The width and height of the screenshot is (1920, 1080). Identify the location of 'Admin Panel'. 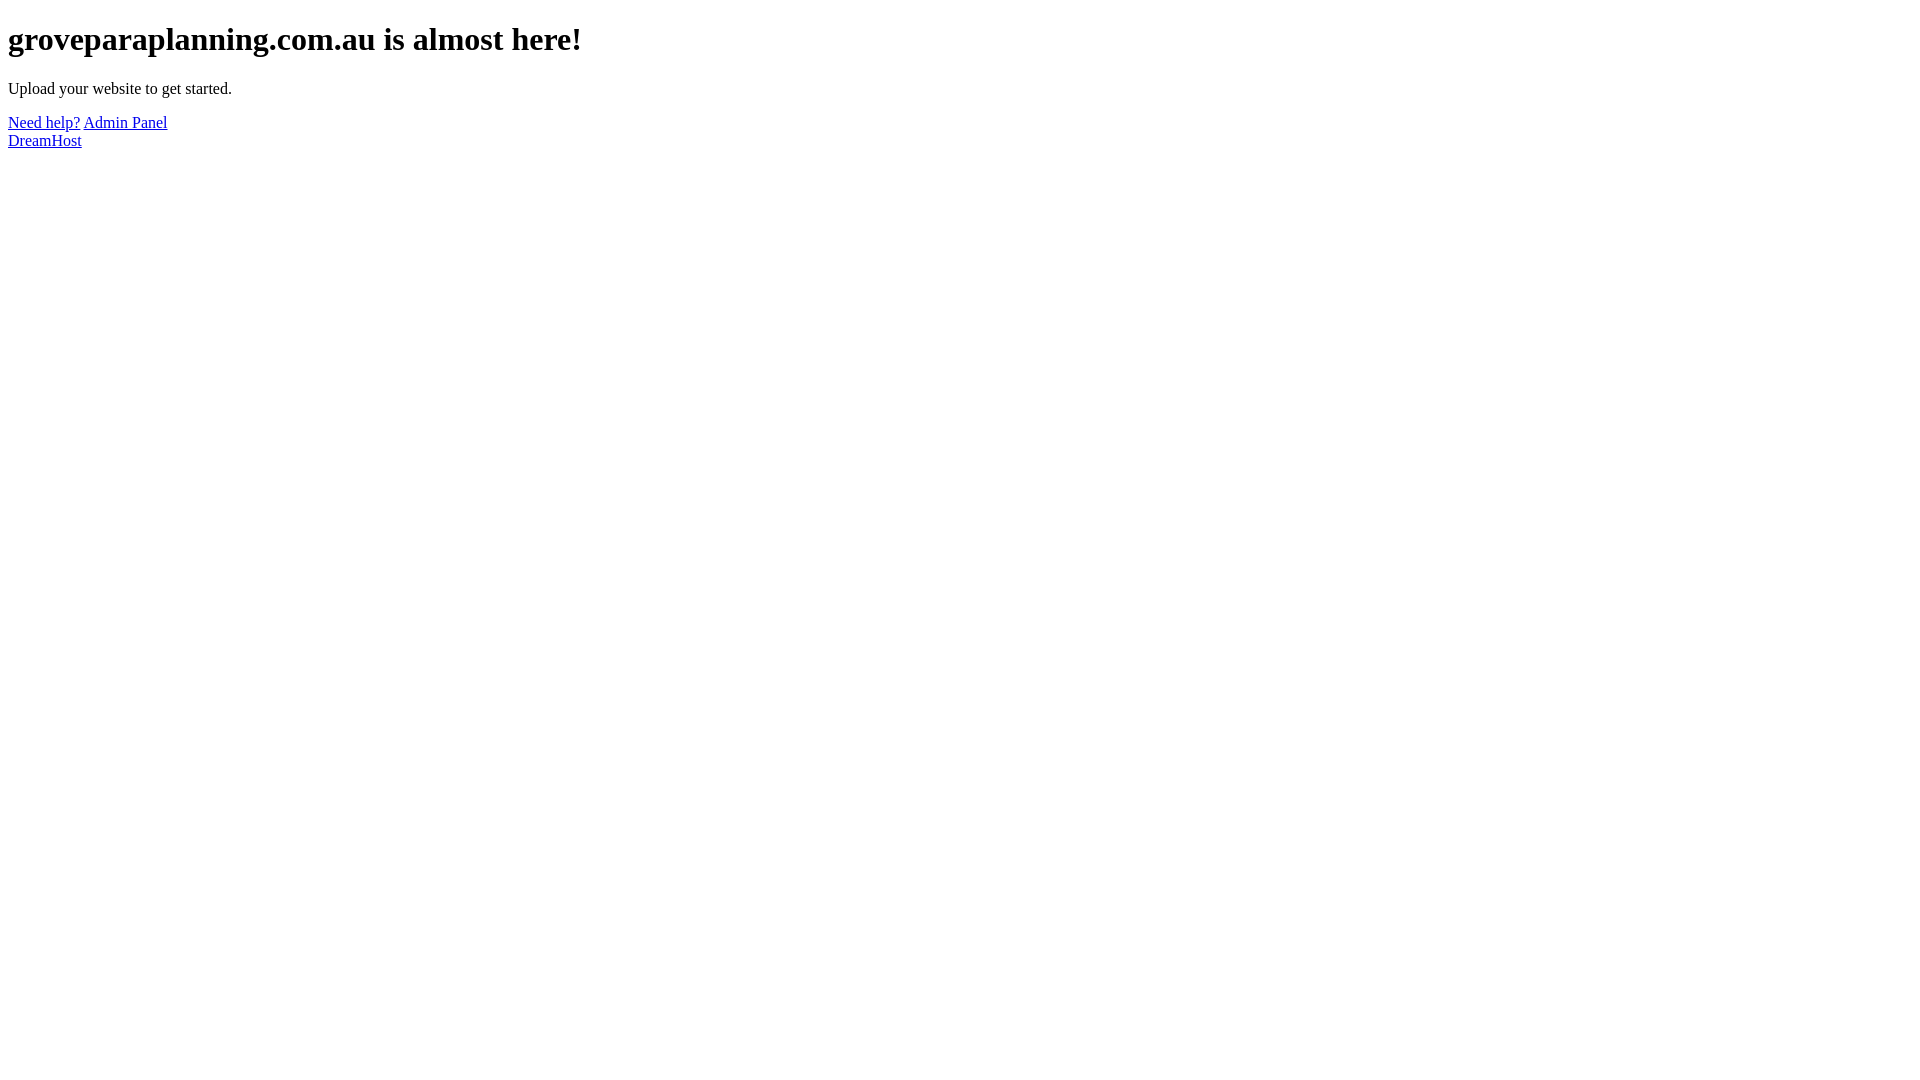
(124, 122).